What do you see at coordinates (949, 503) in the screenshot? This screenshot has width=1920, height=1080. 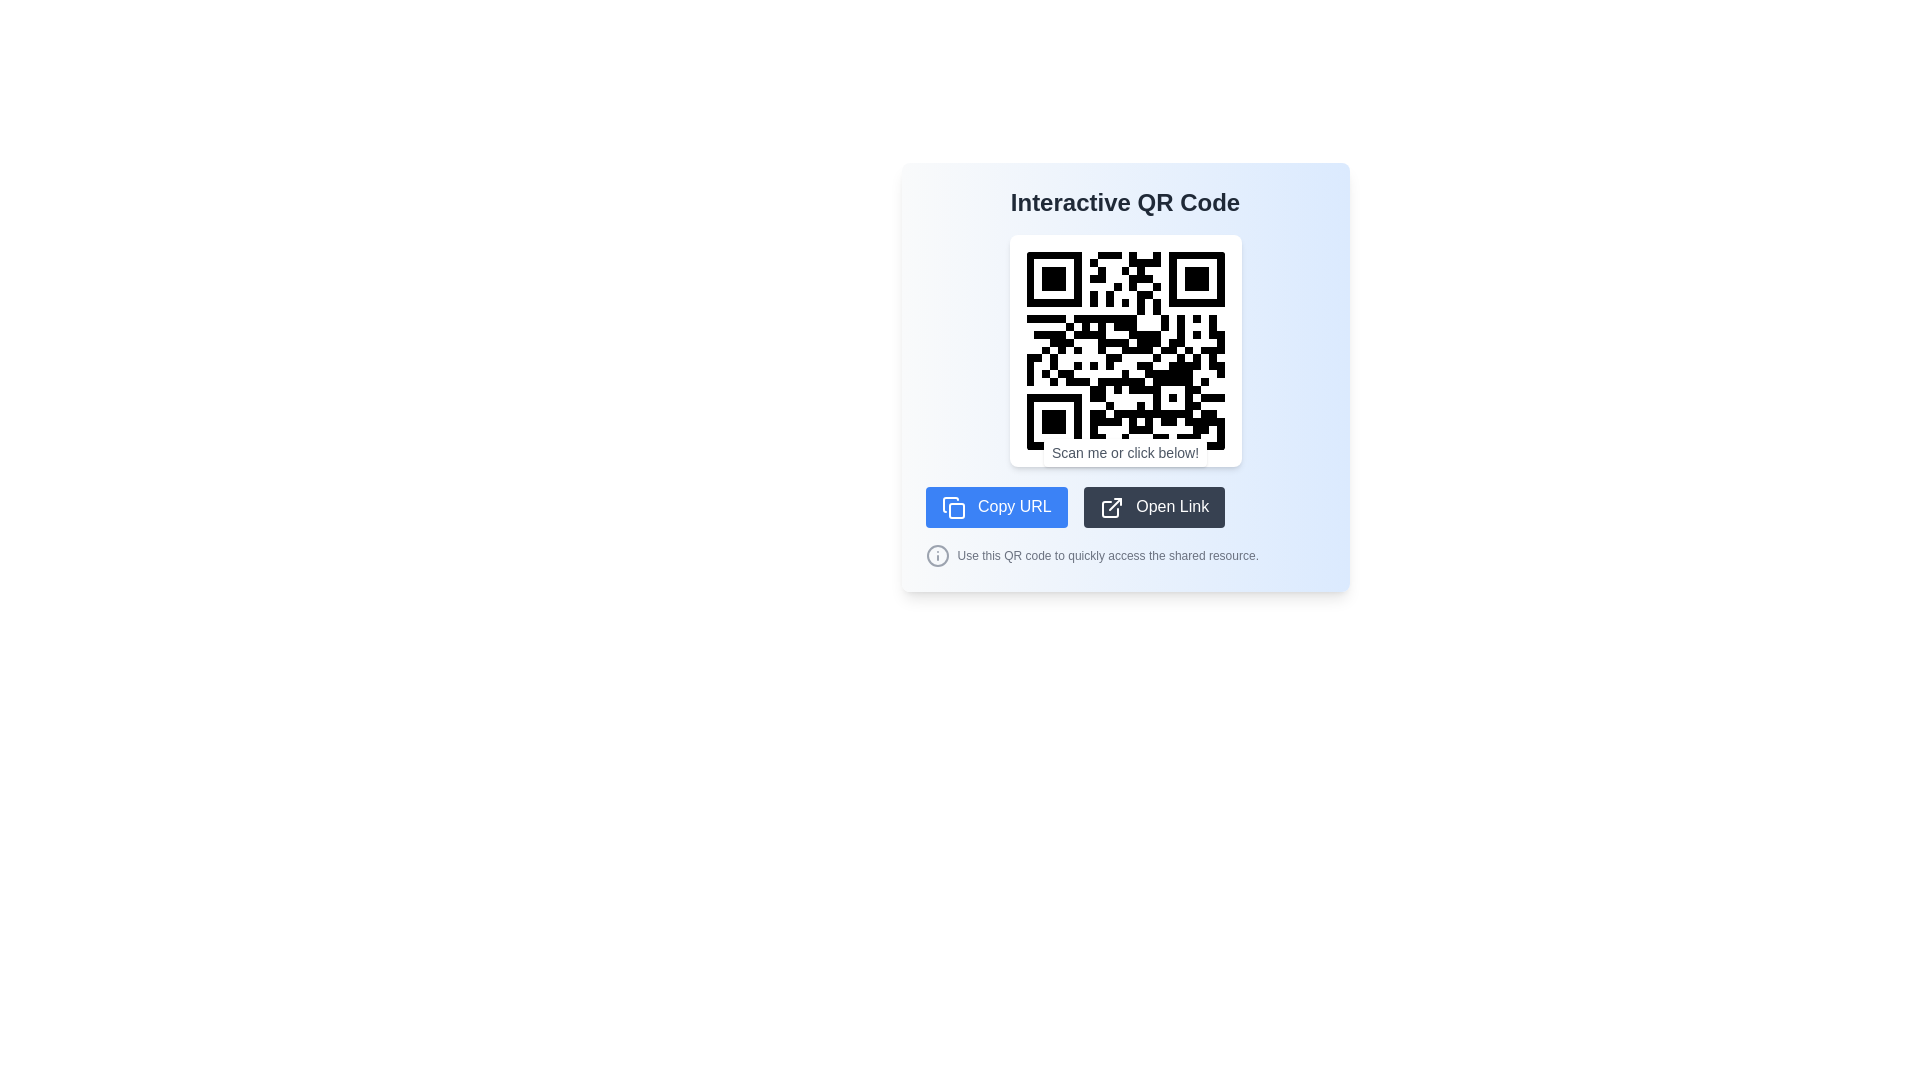 I see `the graphical icon component representing a copying function located near the top-right corner of the interface` at bounding box center [949, 503].